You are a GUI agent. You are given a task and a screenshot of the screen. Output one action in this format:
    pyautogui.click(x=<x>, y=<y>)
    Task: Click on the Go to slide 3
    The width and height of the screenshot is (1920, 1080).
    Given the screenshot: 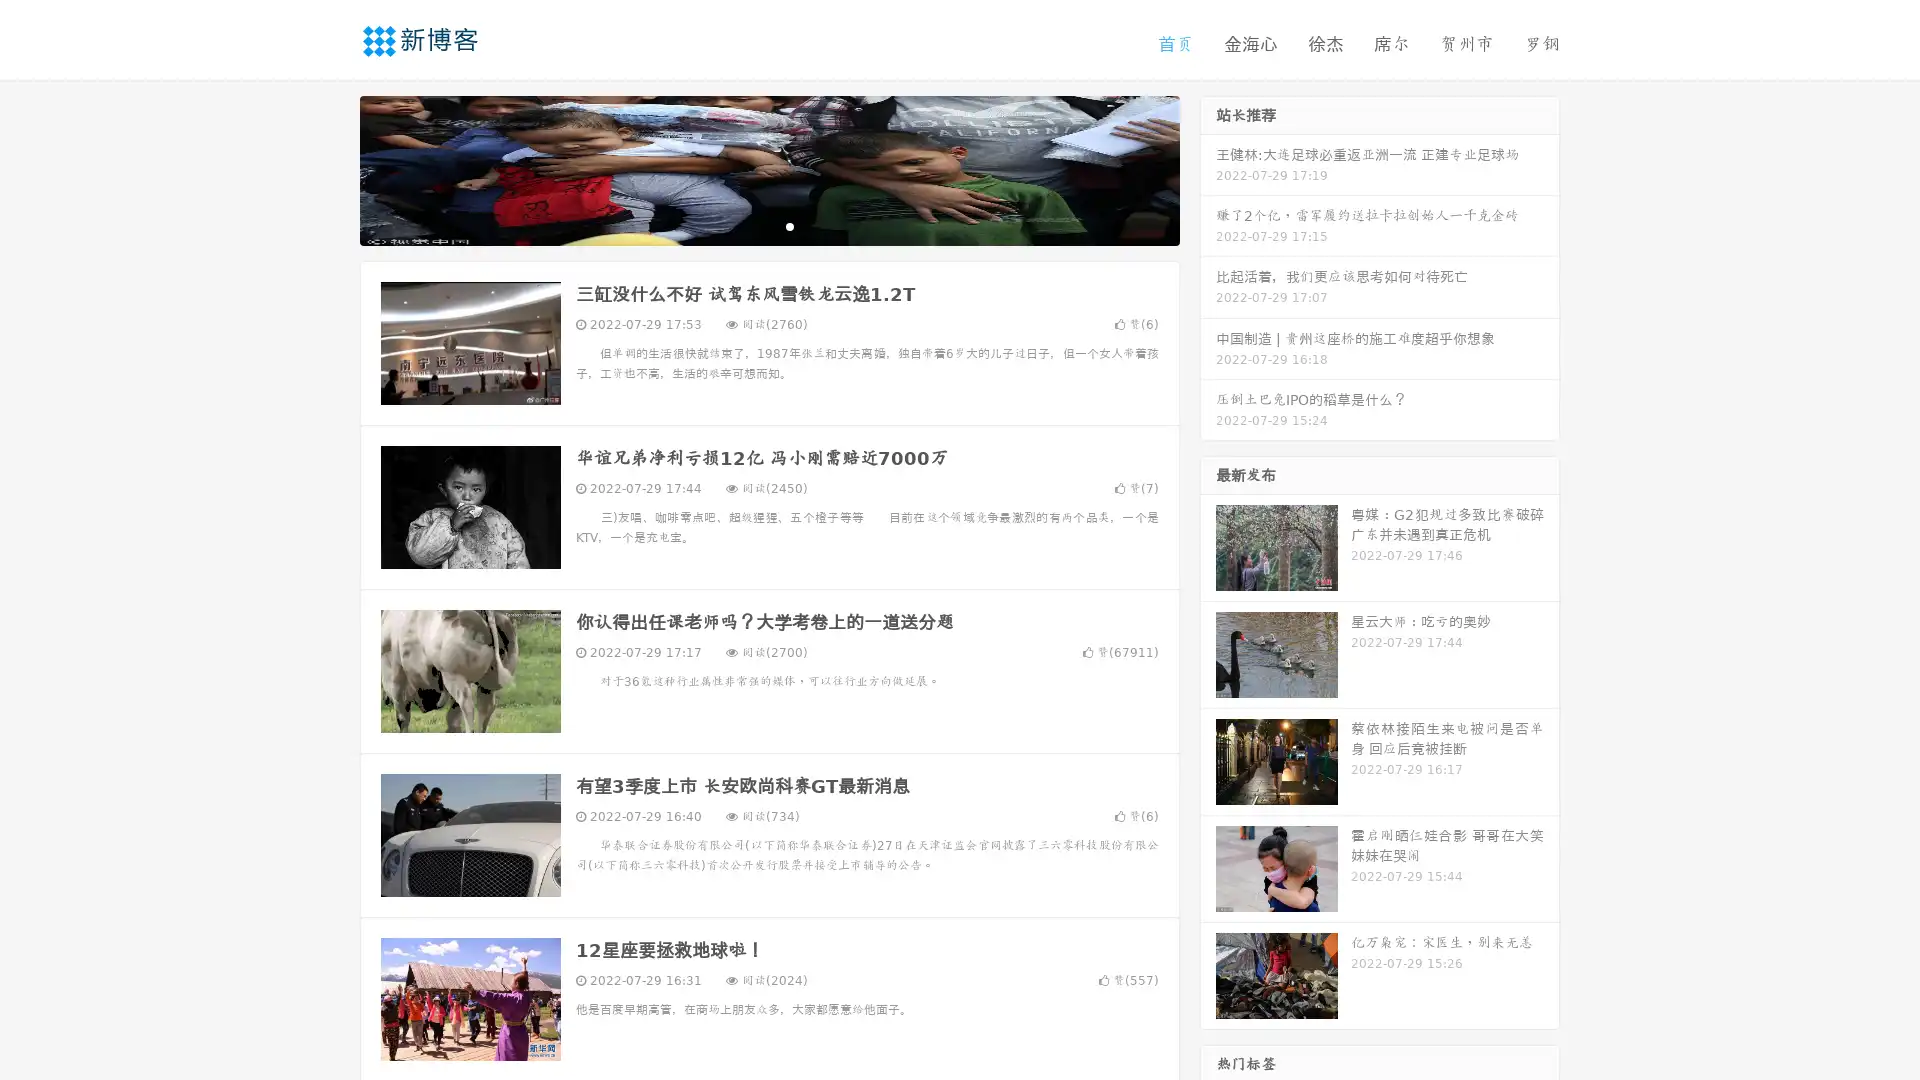 What is the action you would take?
    pyautogui.click(x=789, y=225)
    